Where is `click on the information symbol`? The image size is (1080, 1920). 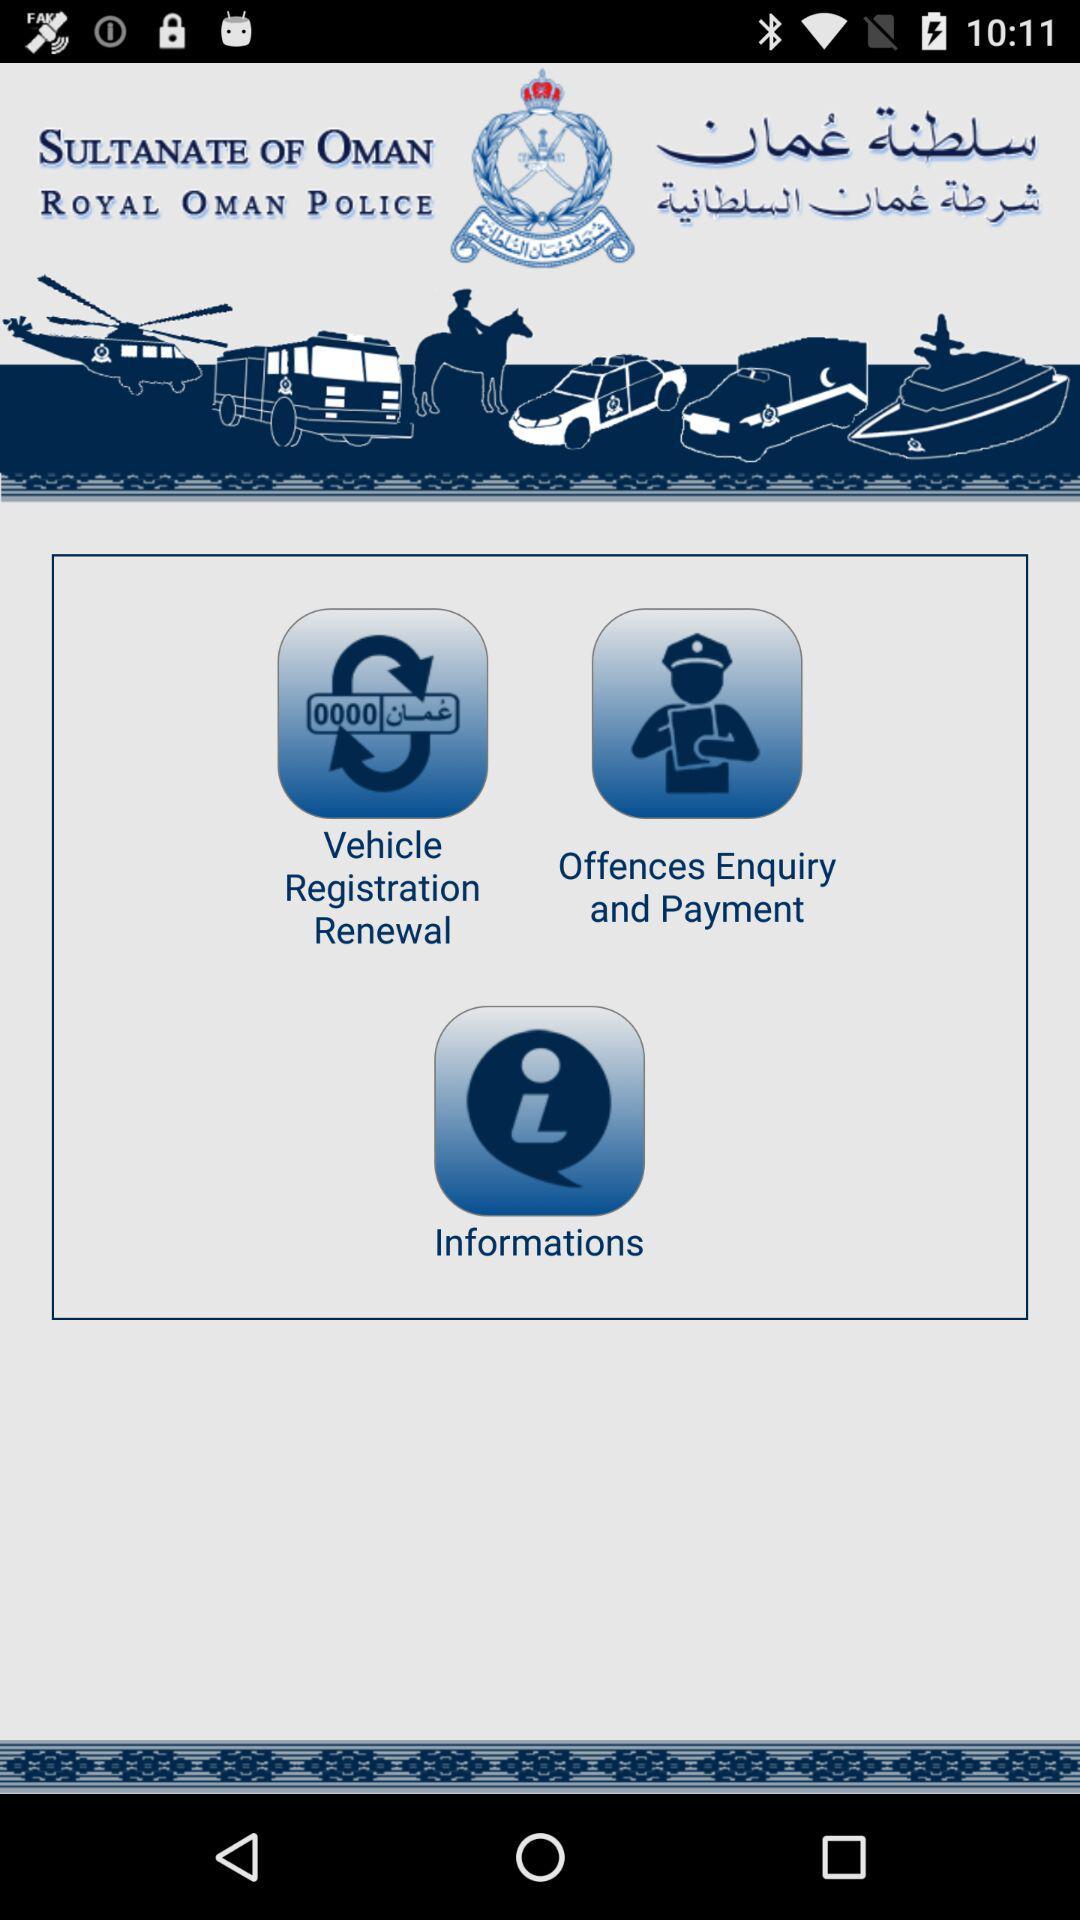 click on the information symbol is located at coordinates (538, 1110).